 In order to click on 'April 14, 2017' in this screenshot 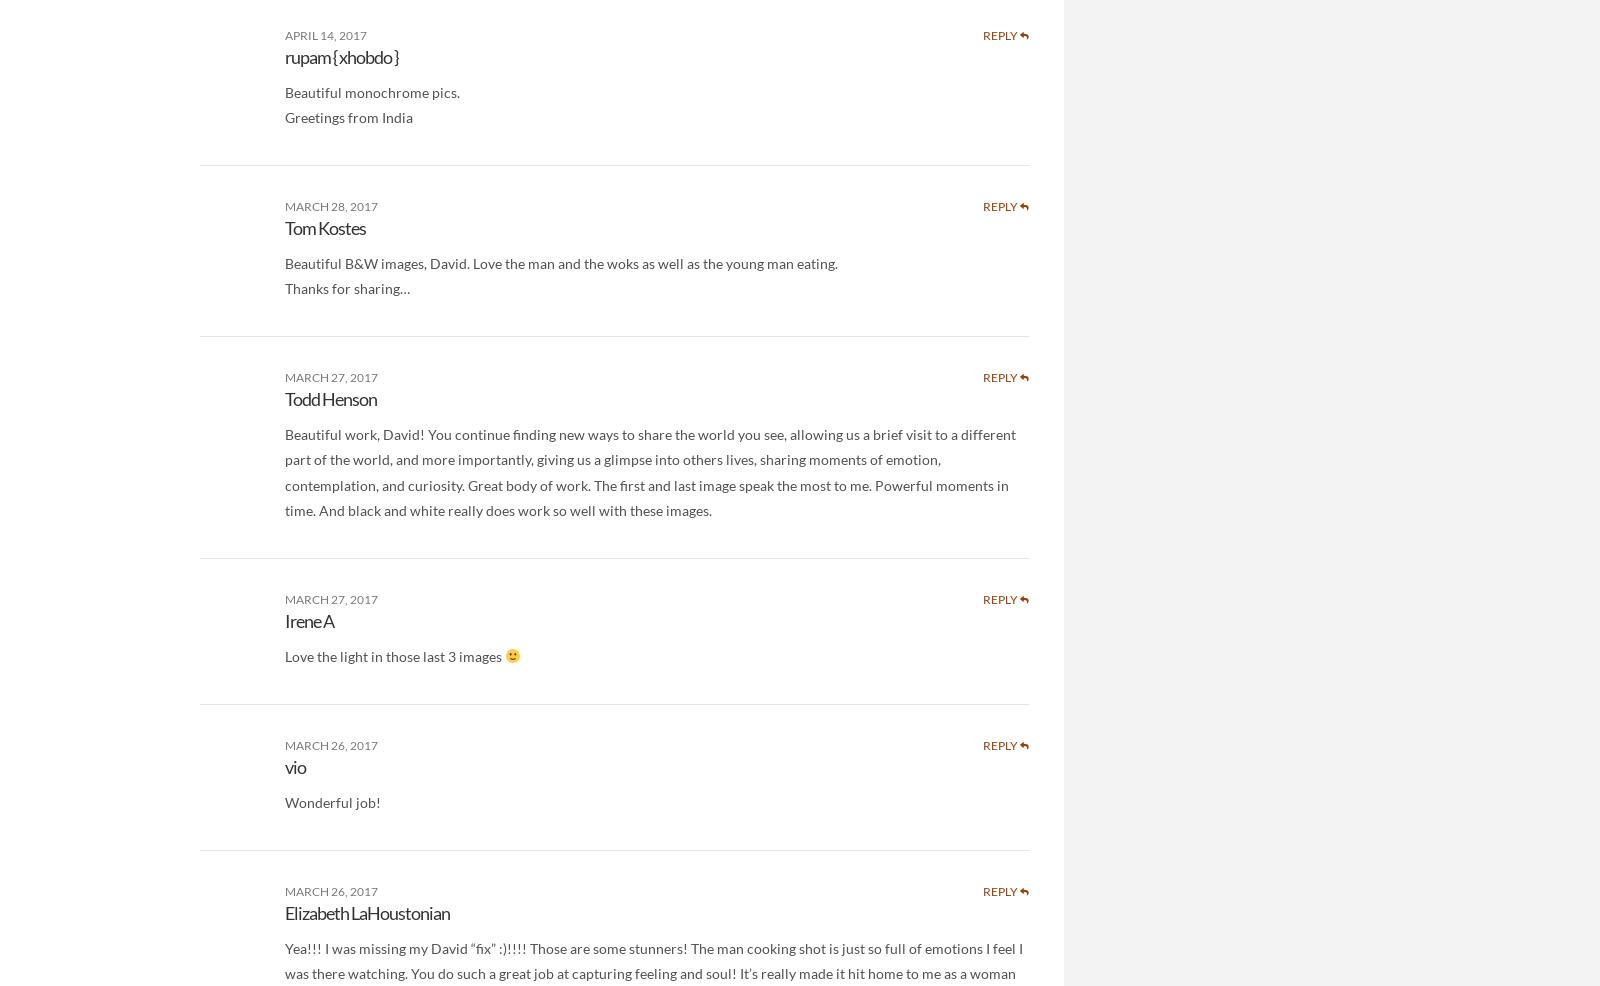, I will do `click(325, 33)`.